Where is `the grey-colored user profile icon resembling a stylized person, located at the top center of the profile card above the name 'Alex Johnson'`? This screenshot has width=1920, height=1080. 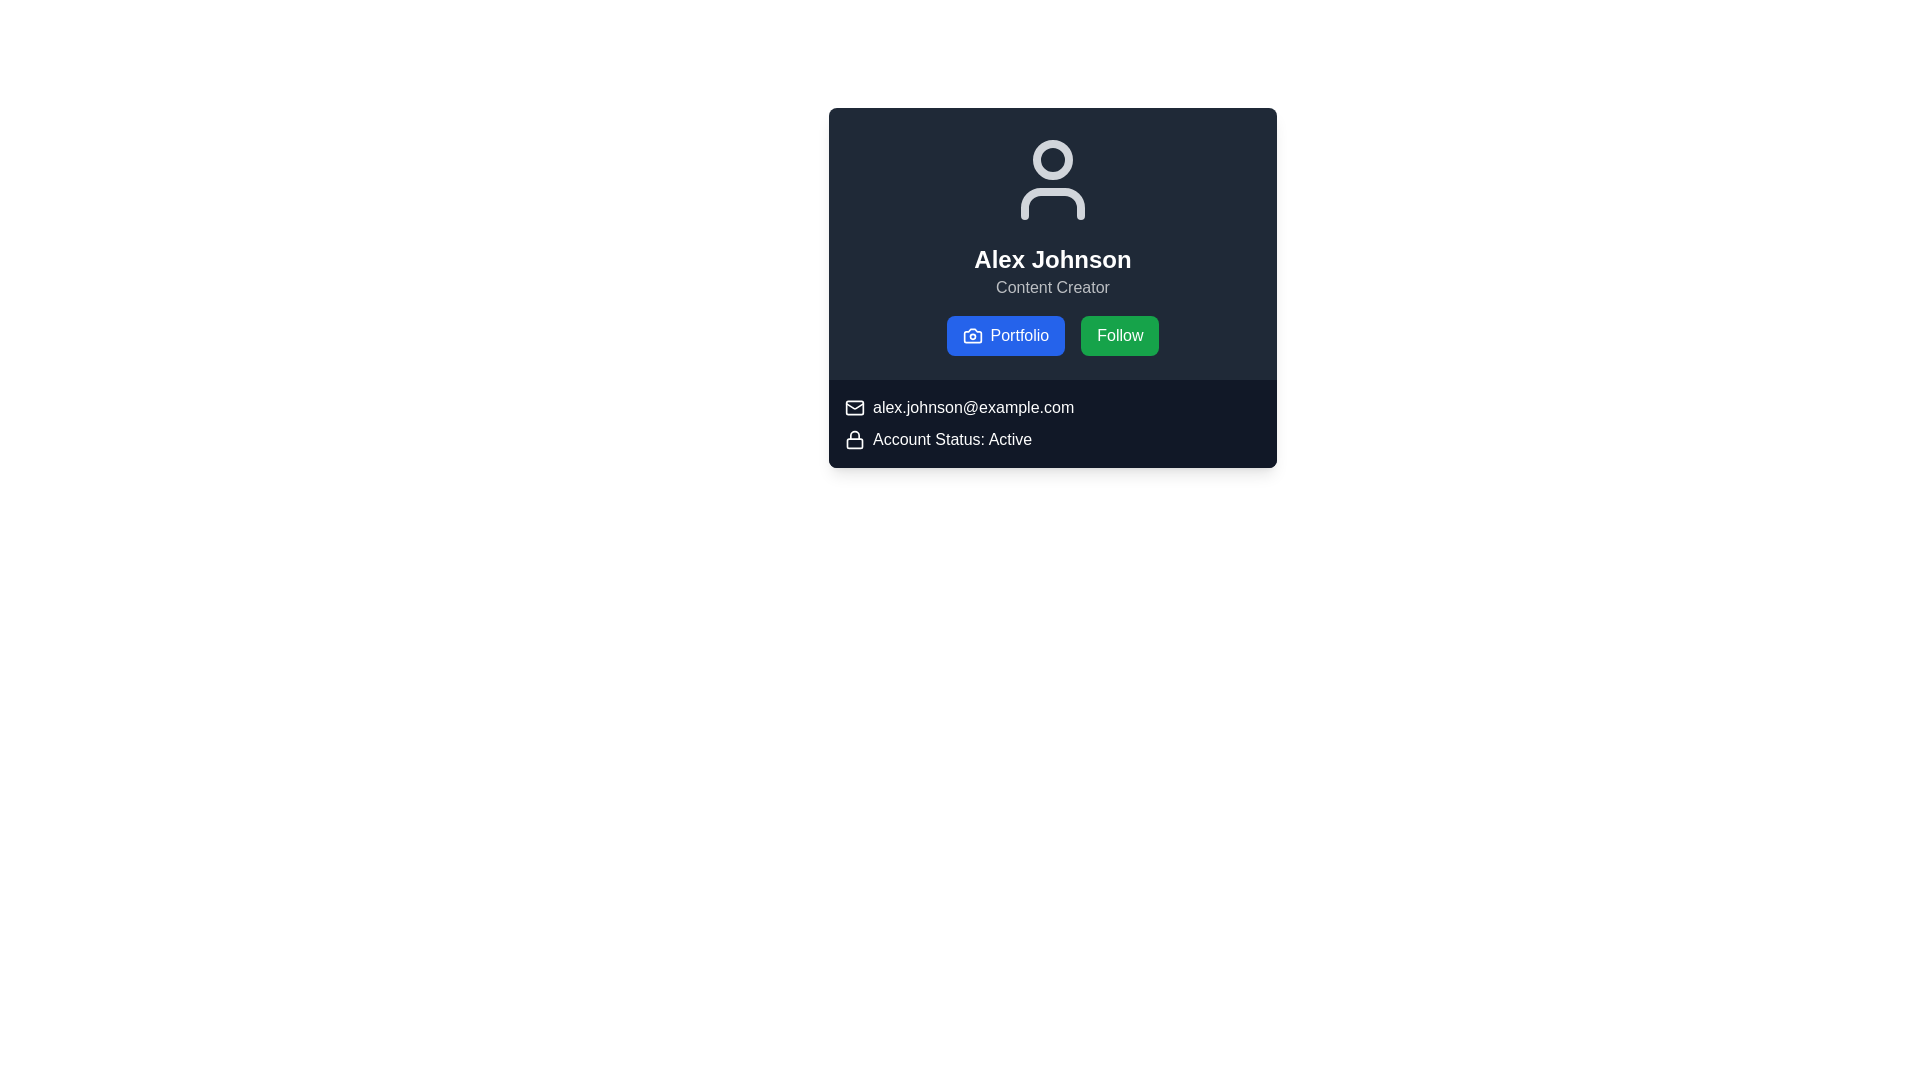 the grey-colored user profile icon resembling a stylized person, located at the top center of the profile card above the name 'Alex Johnson' is located at coordinates (1051, 180).